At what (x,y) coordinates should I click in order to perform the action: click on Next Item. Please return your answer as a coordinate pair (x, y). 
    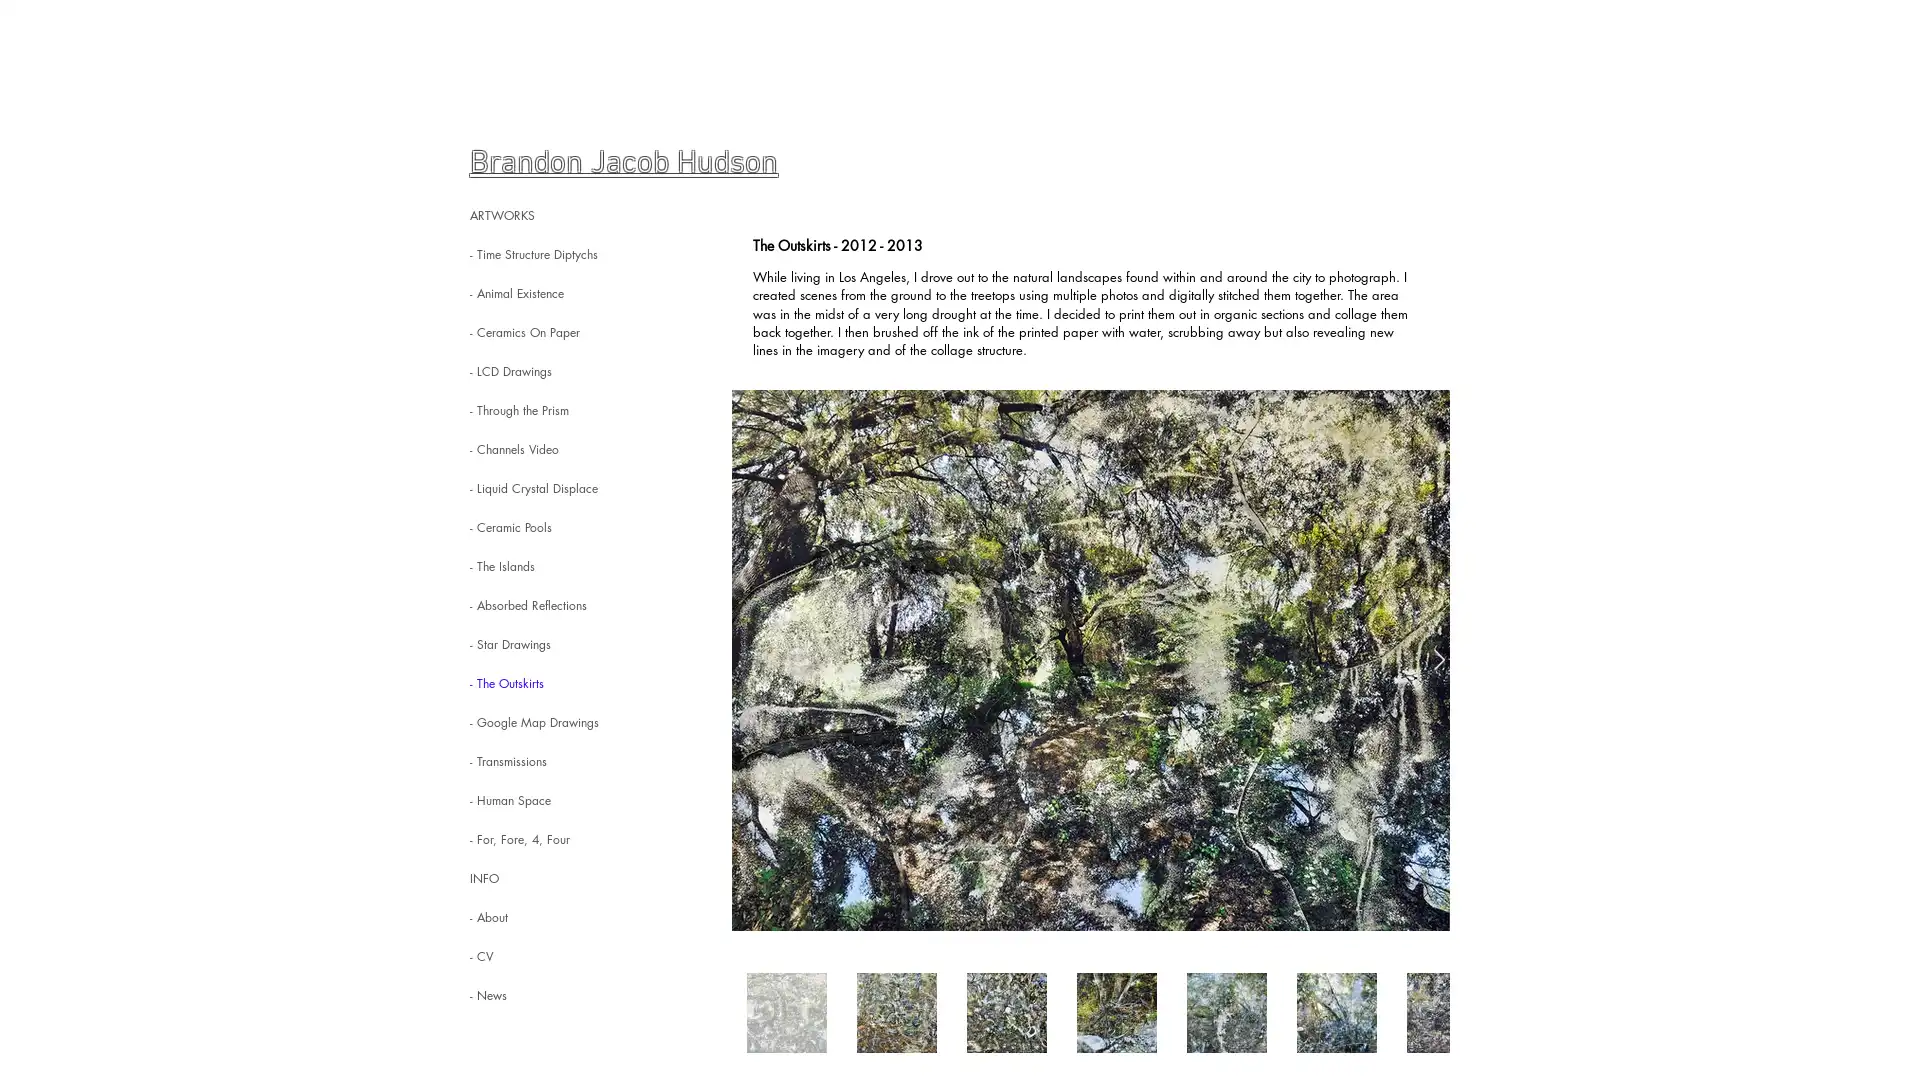
    Looking at the image, I should click on (1438, 659).